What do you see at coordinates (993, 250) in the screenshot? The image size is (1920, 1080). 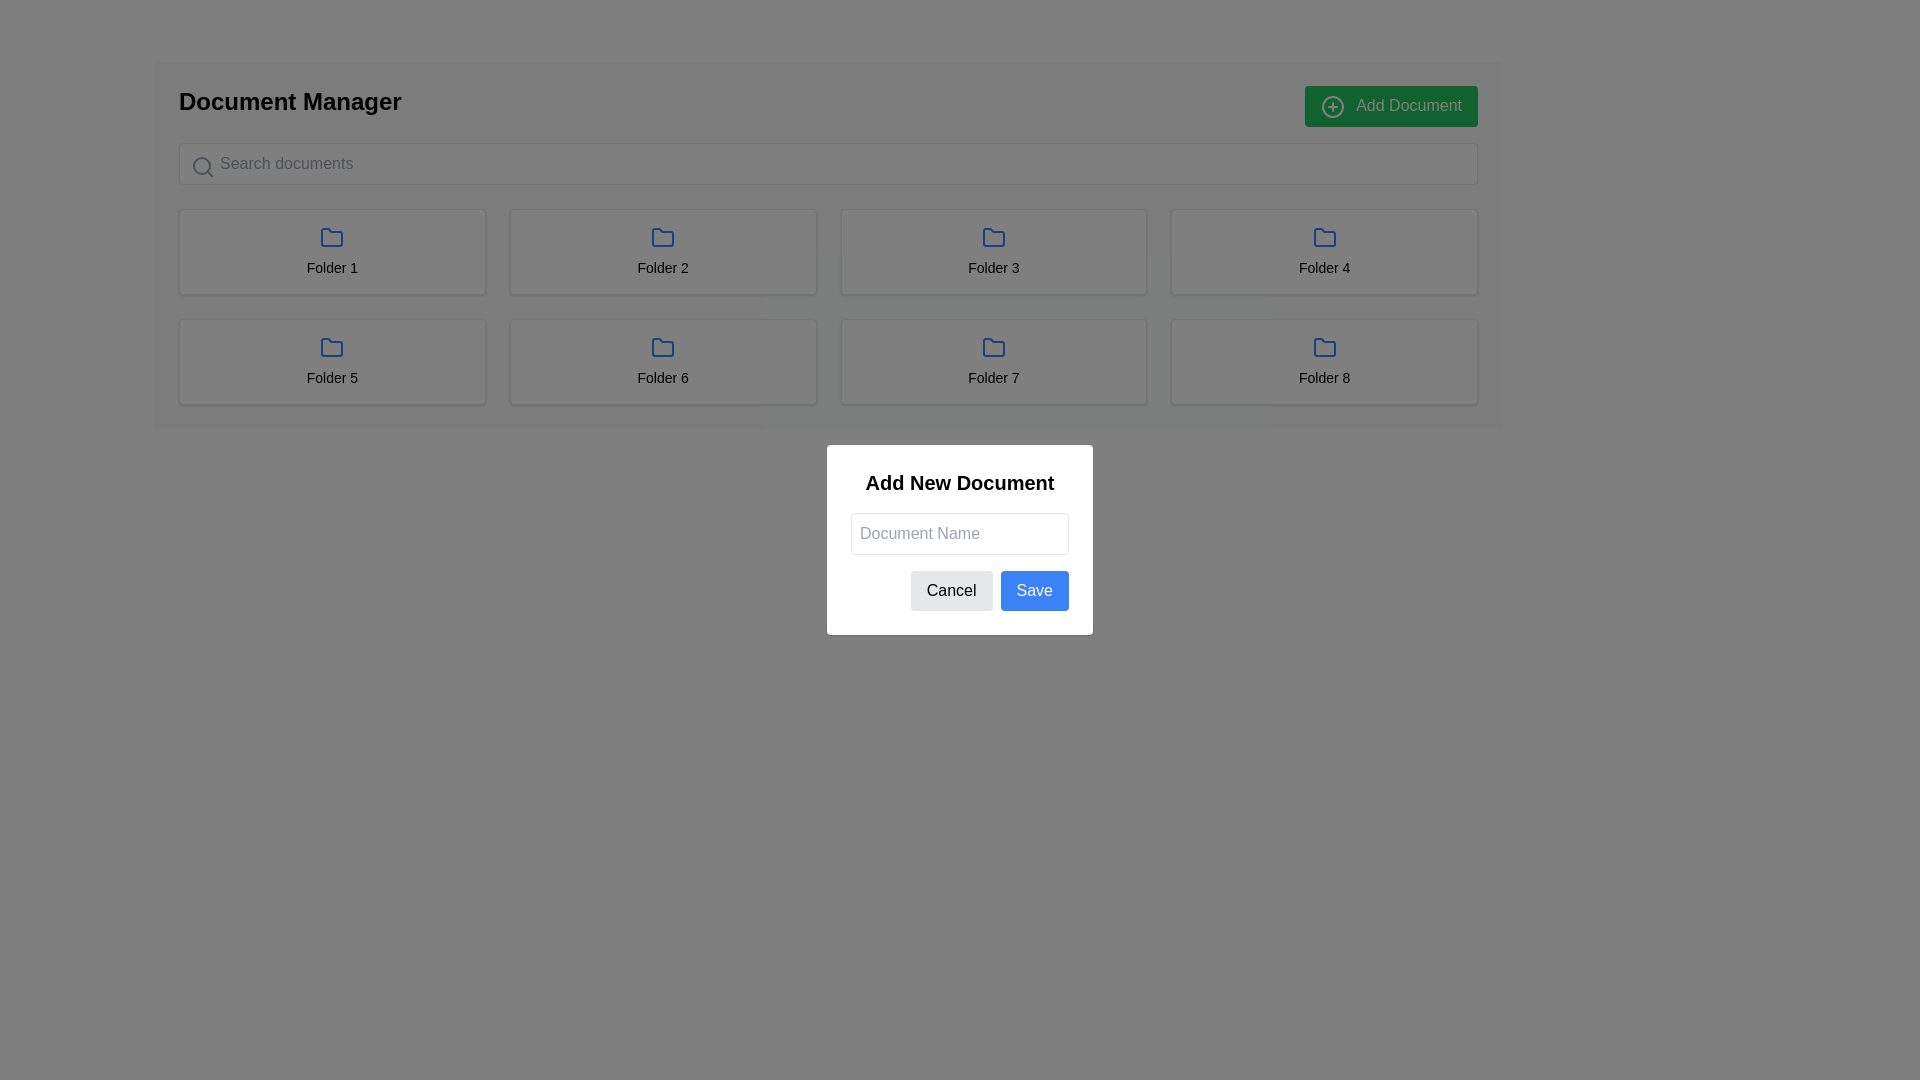 I see `on the button labeled 'Folder 3', which is a white rectangular card with rounded corners and a blue folder icon, located in the third column of the first row in a grid of folder icons` at bounding box center [993, 250].